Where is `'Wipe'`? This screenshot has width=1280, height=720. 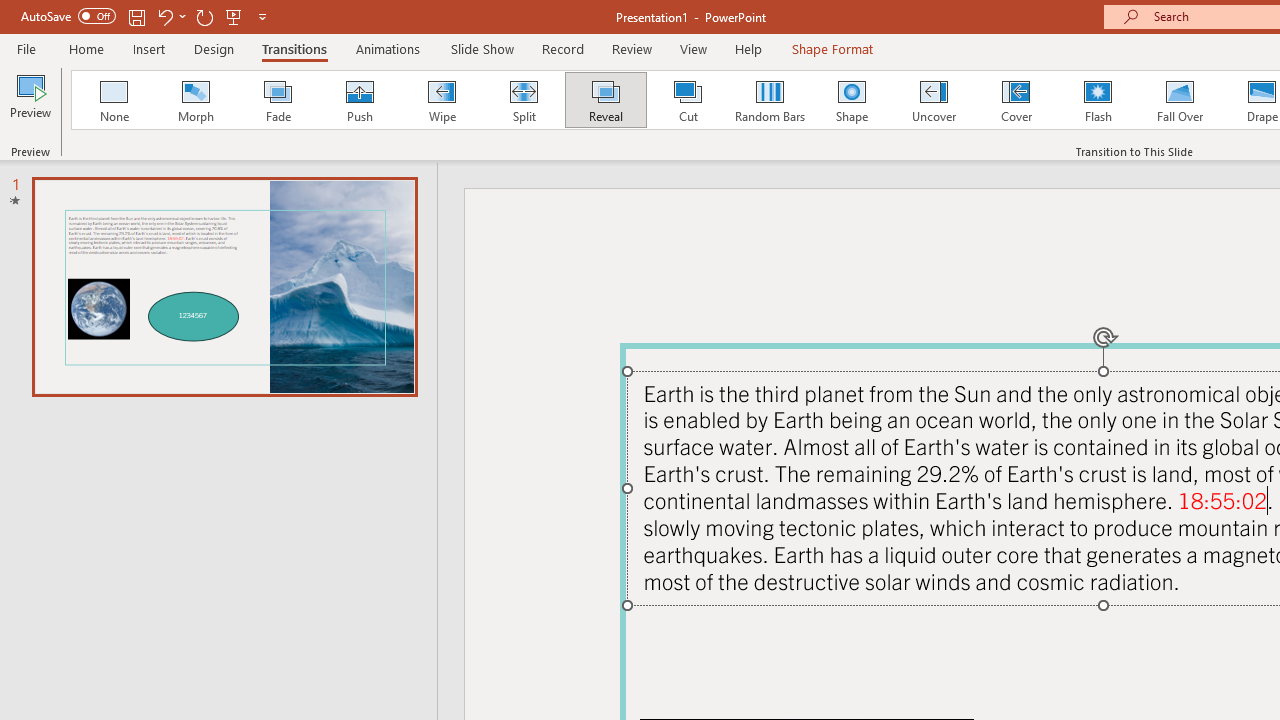 'Wipe' is located at coordinates (440, 100).